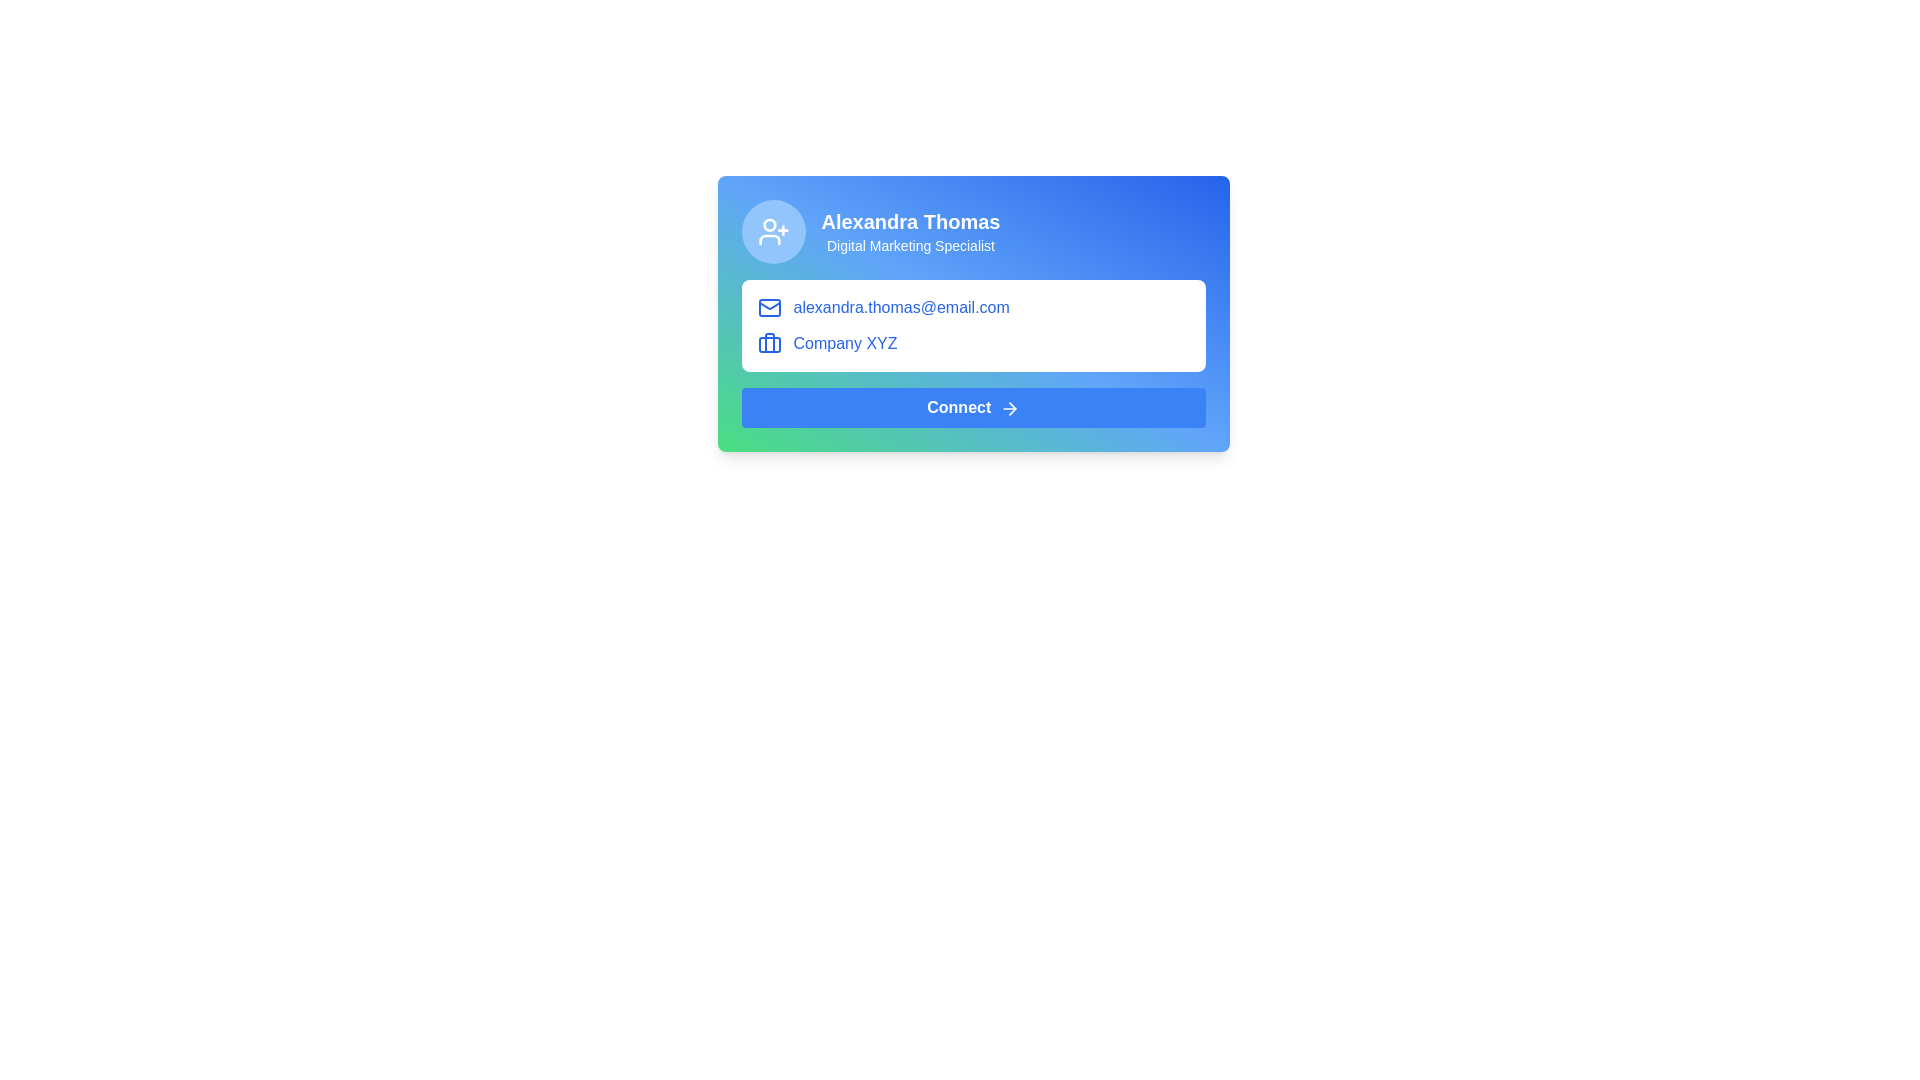 This screenshot has width=1920, height=1080. Describe the element at coordinates (845, 342) in the screenshot. I see `the Text Label displaying the company name located in the second row of the card under the user's email, next to the briefcase icon` at that location.